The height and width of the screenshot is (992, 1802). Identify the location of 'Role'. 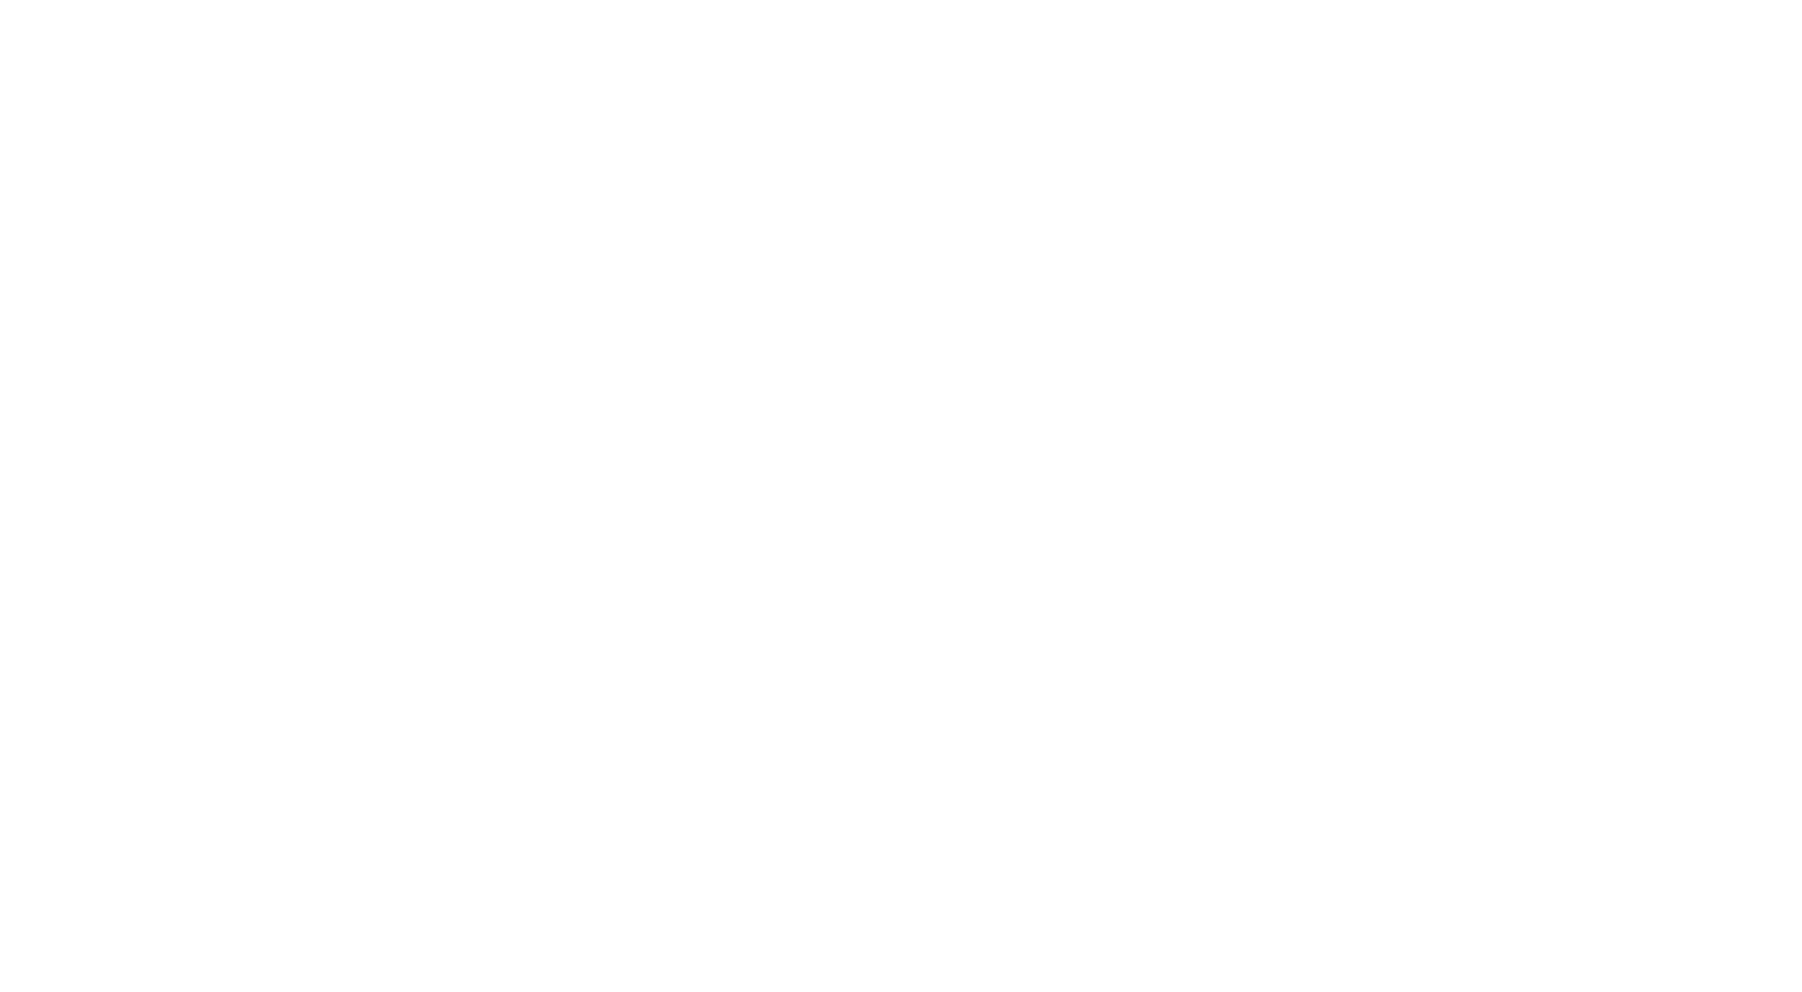
(815, 696).